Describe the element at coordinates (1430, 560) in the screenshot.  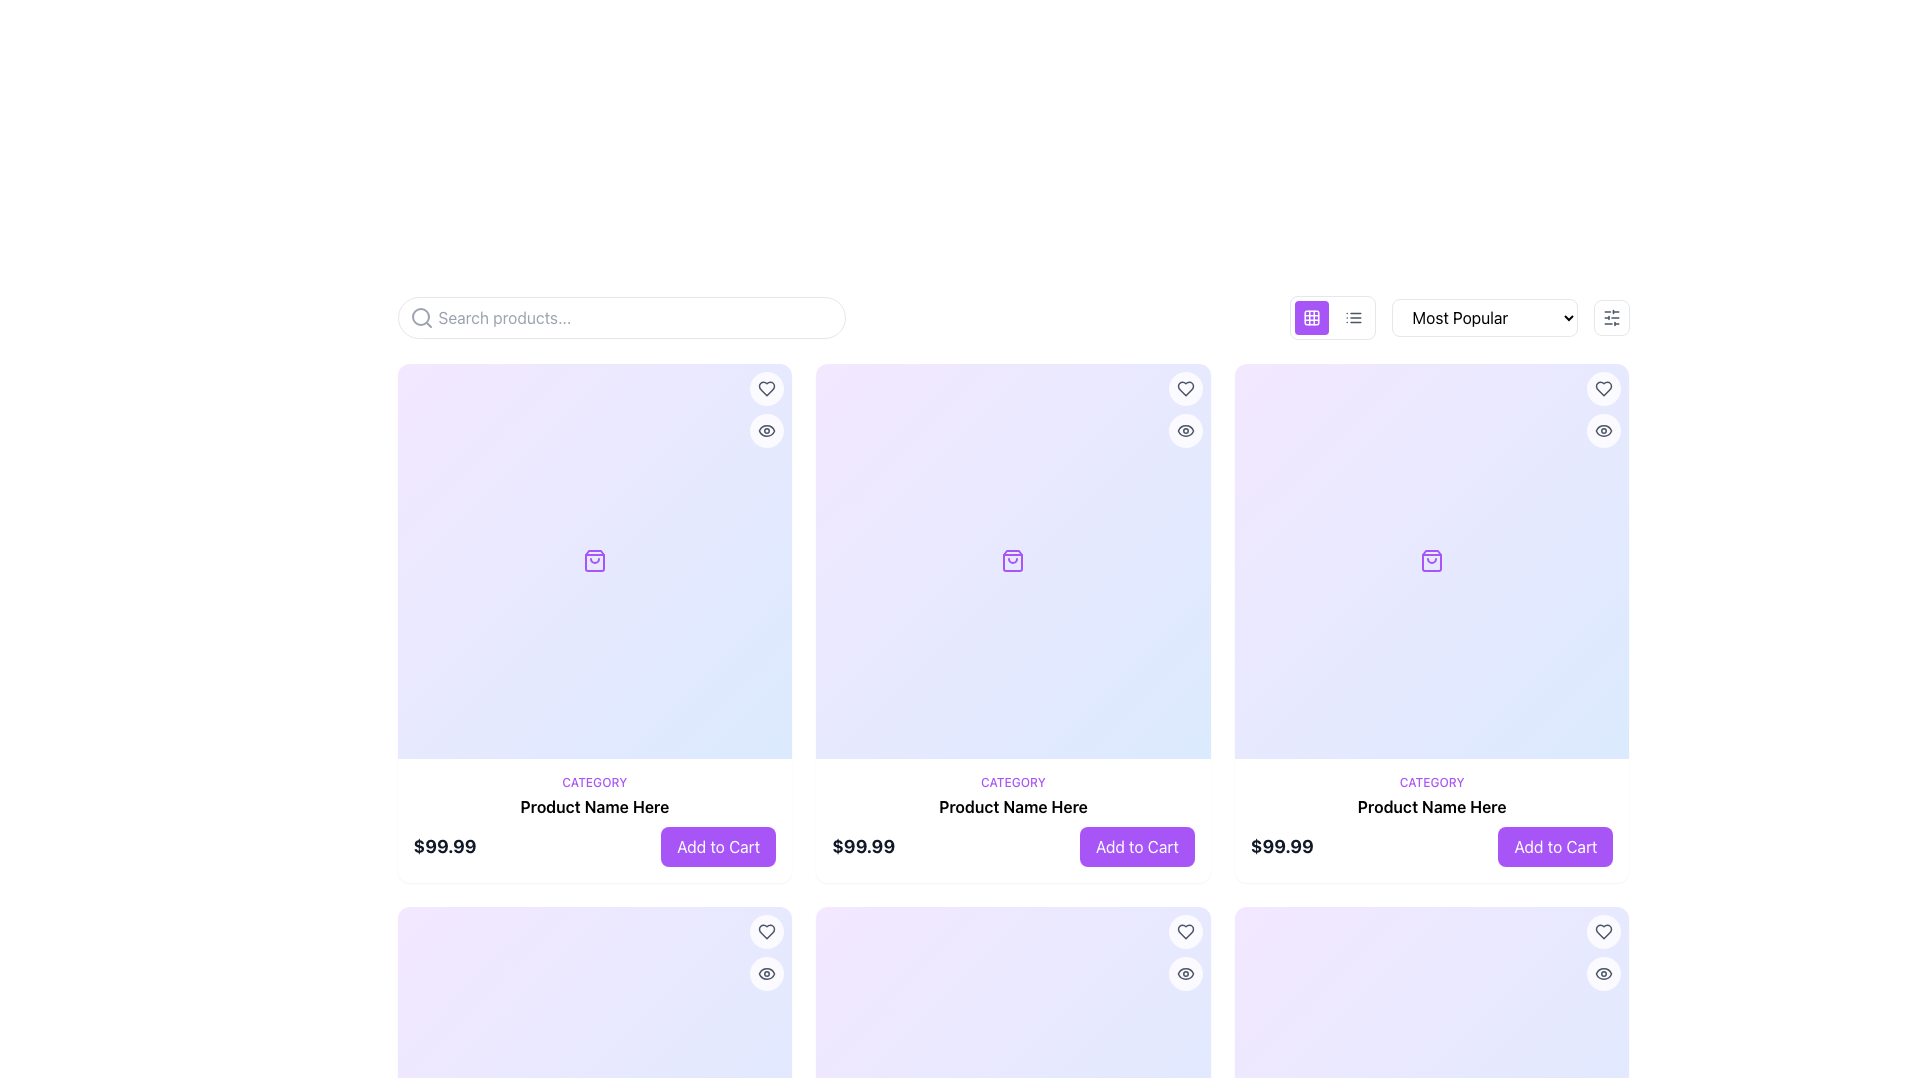
I see `the shopping-related icon located in the second column of the first row of a grid layout` at that location.